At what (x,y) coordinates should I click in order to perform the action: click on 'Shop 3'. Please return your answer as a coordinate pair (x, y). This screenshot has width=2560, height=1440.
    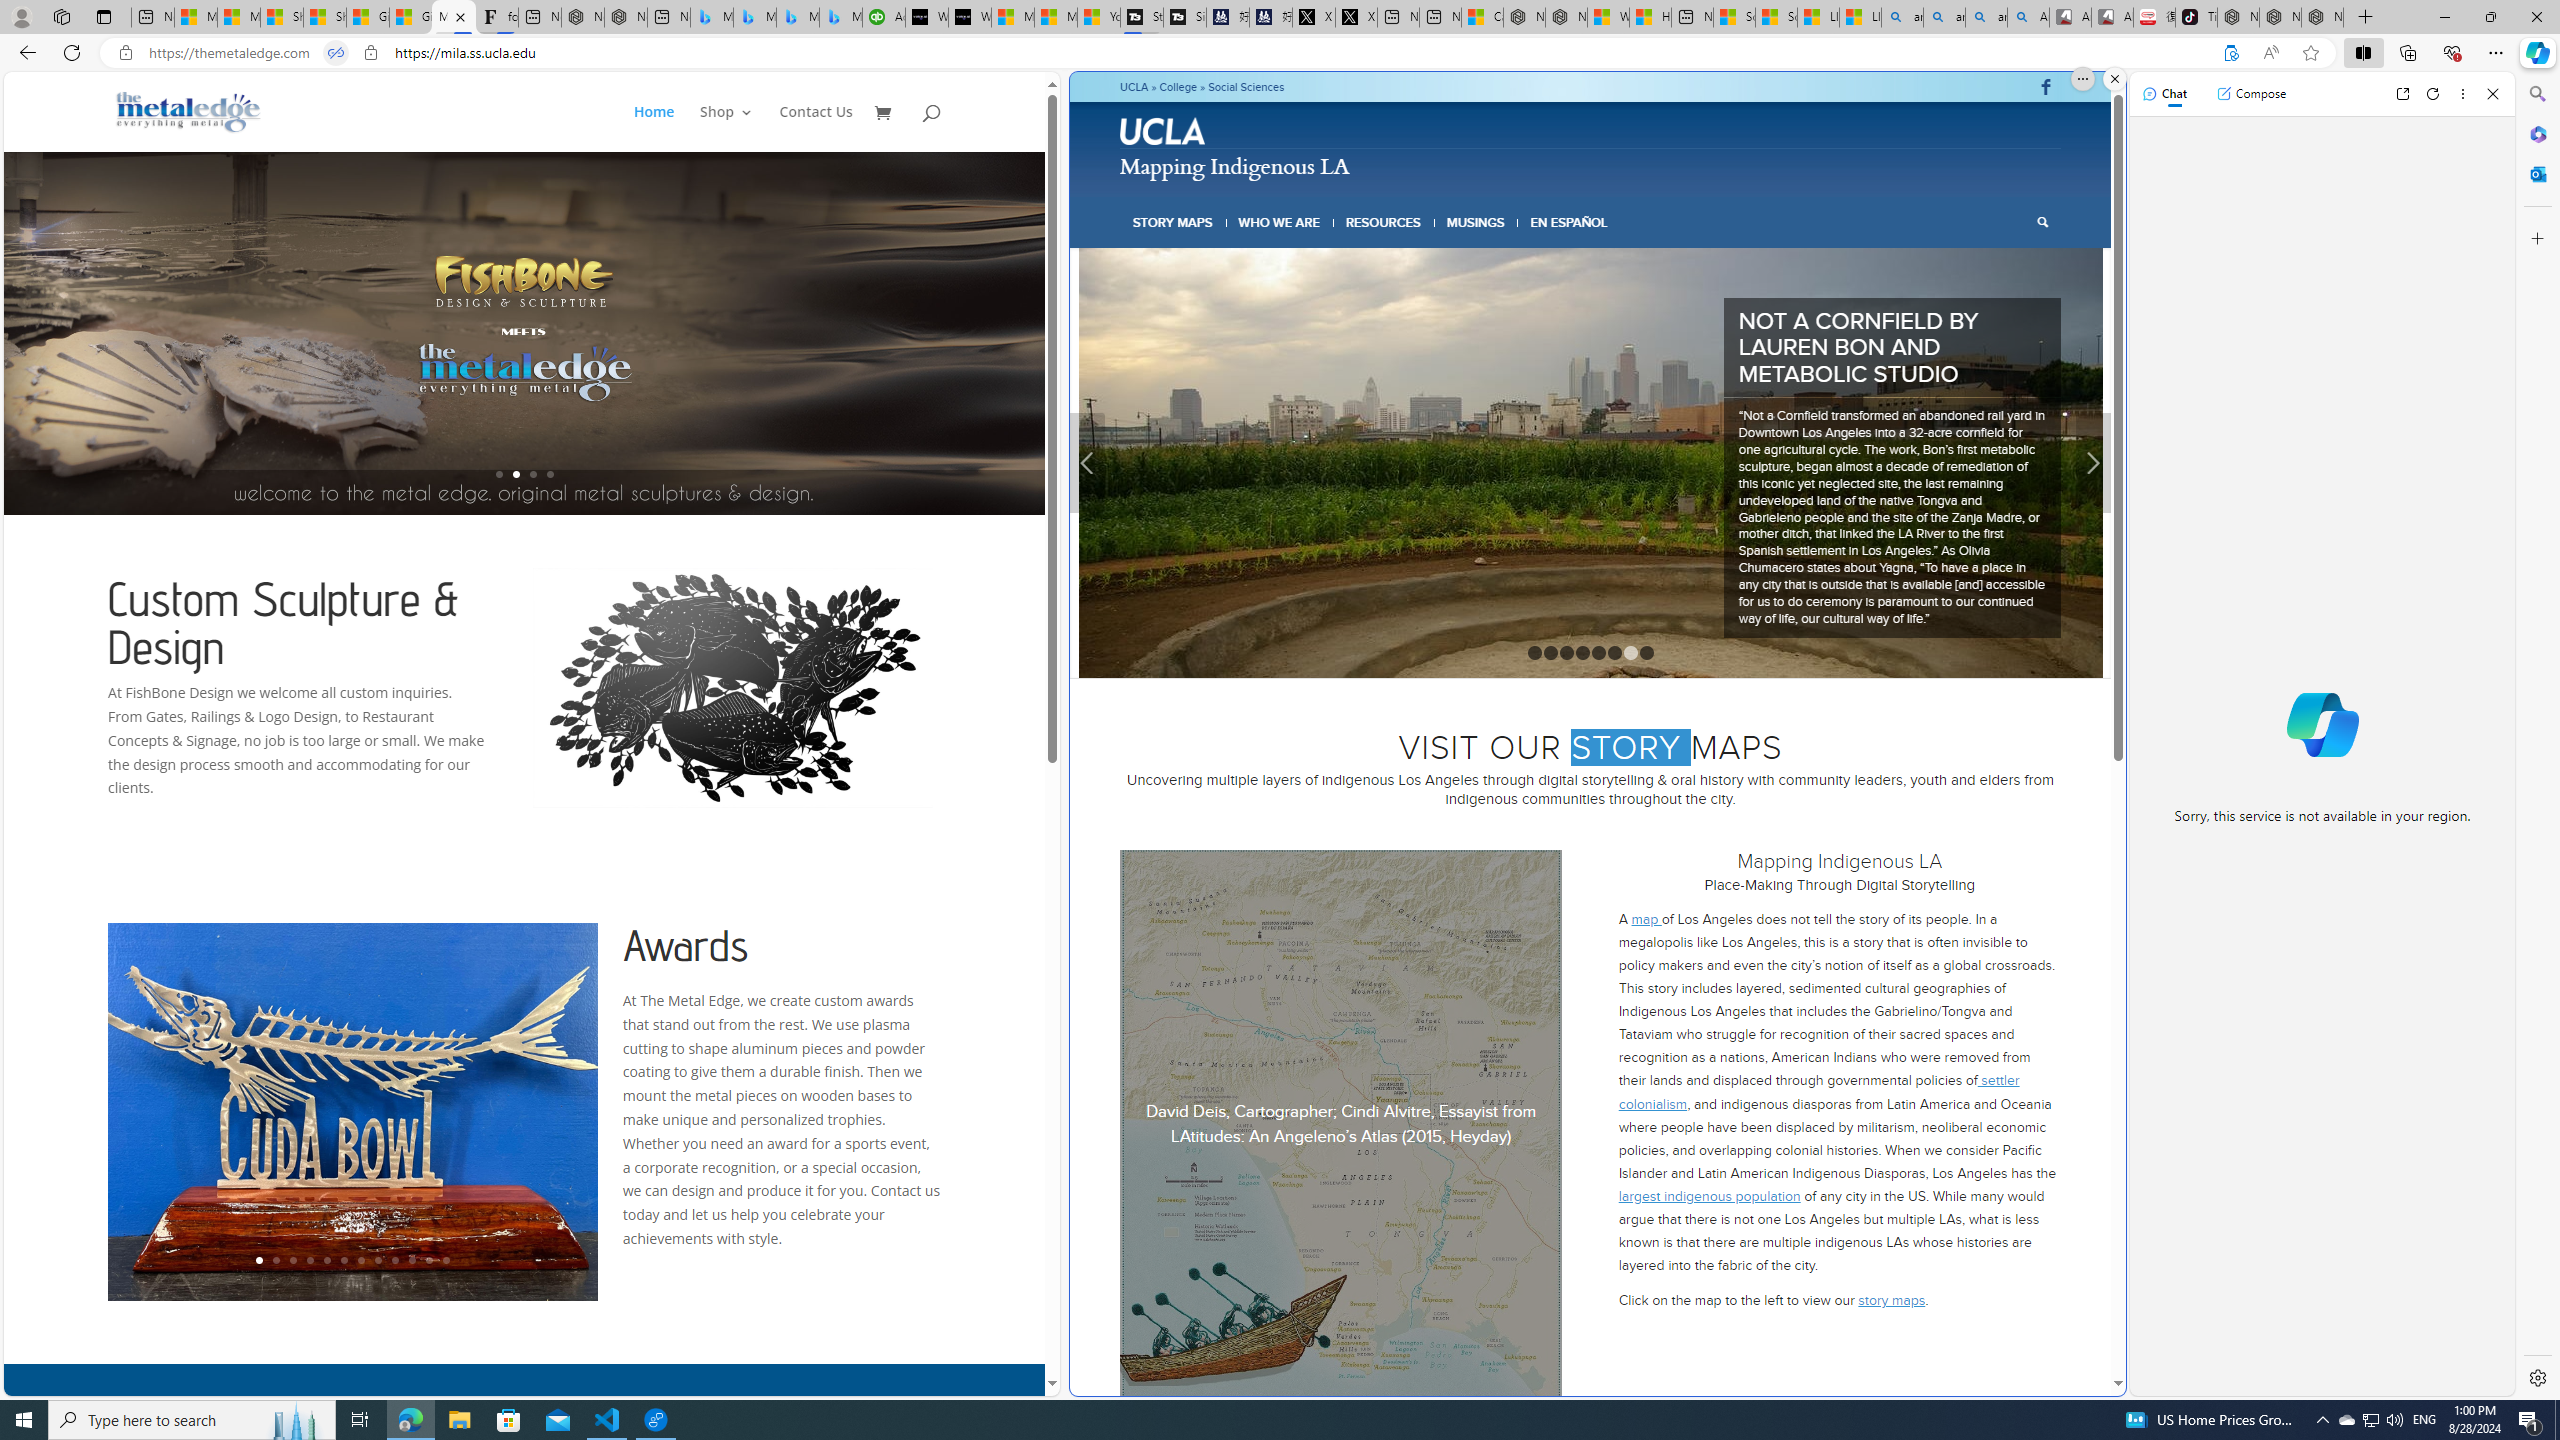
    Looking at the image, I should click on (726, 127).